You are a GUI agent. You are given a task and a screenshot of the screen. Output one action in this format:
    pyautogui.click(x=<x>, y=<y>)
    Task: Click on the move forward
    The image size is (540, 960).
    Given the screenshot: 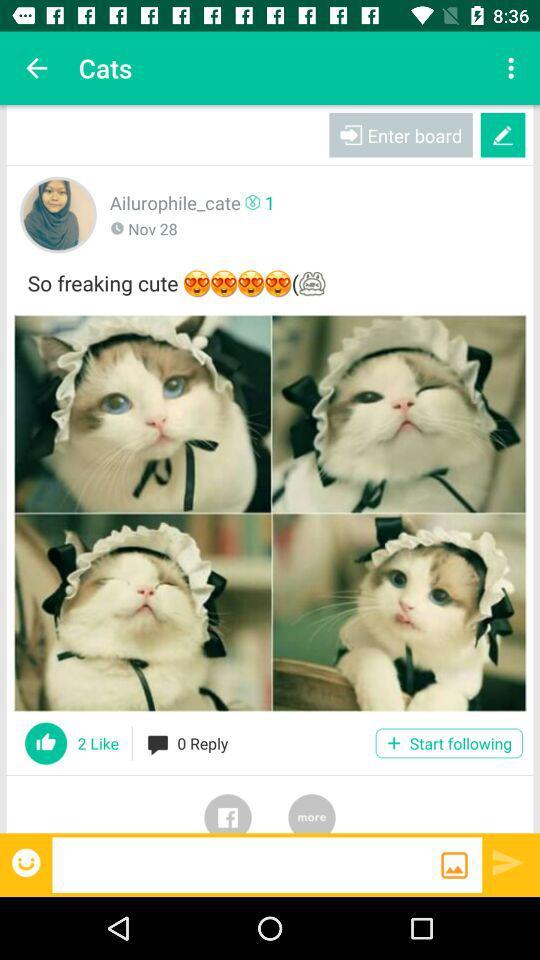 What is the action you would take?
    pyautogui.click(x=508, y=861)
    